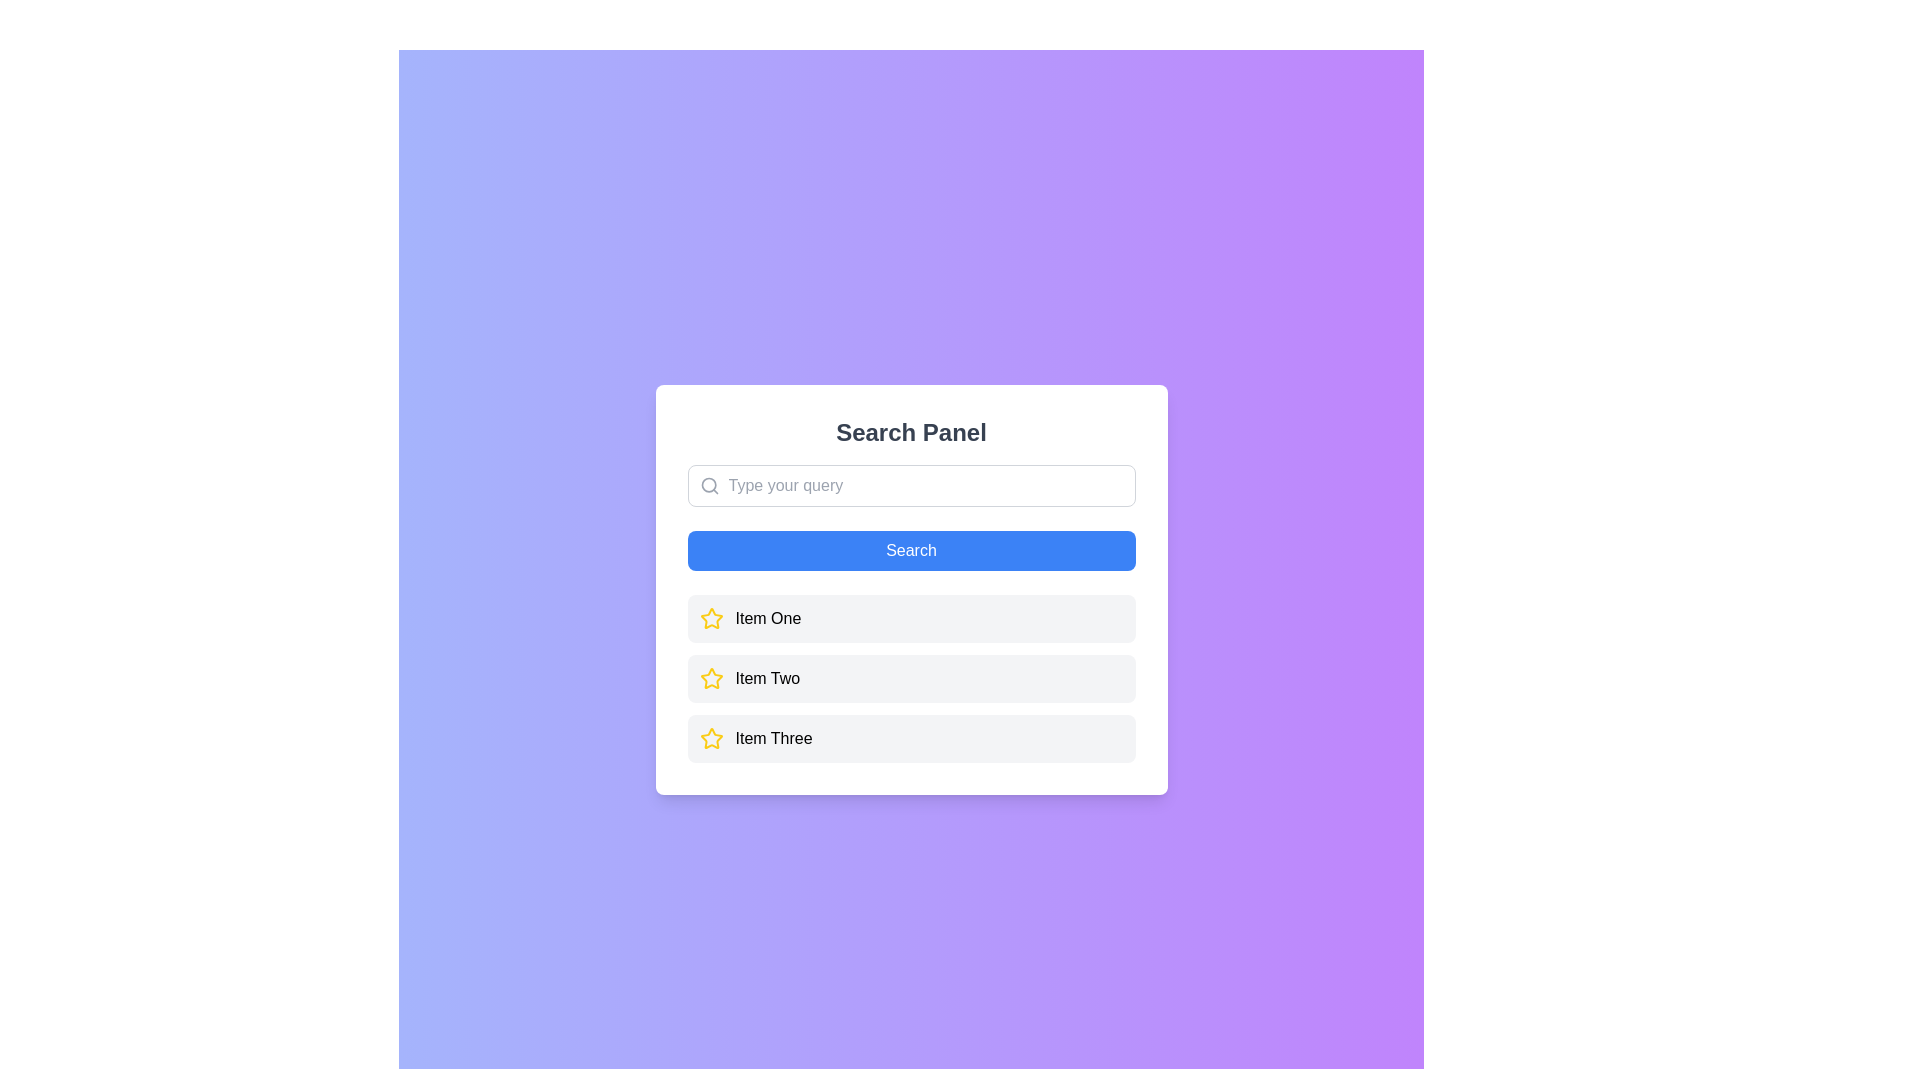  I want to click on the list item labeled 'Item Three', so click(910, 739).